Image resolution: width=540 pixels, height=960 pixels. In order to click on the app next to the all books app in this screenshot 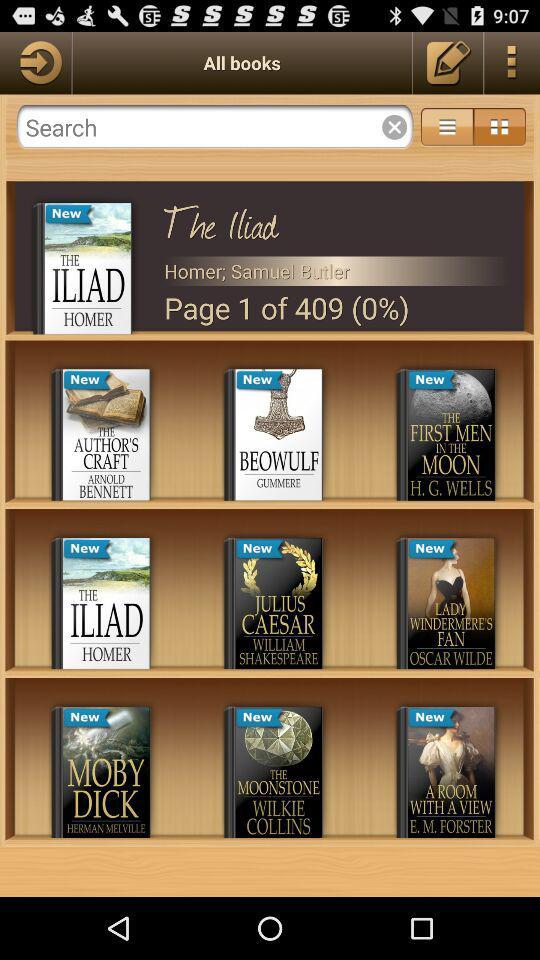, I will do `click(35, 62)`.